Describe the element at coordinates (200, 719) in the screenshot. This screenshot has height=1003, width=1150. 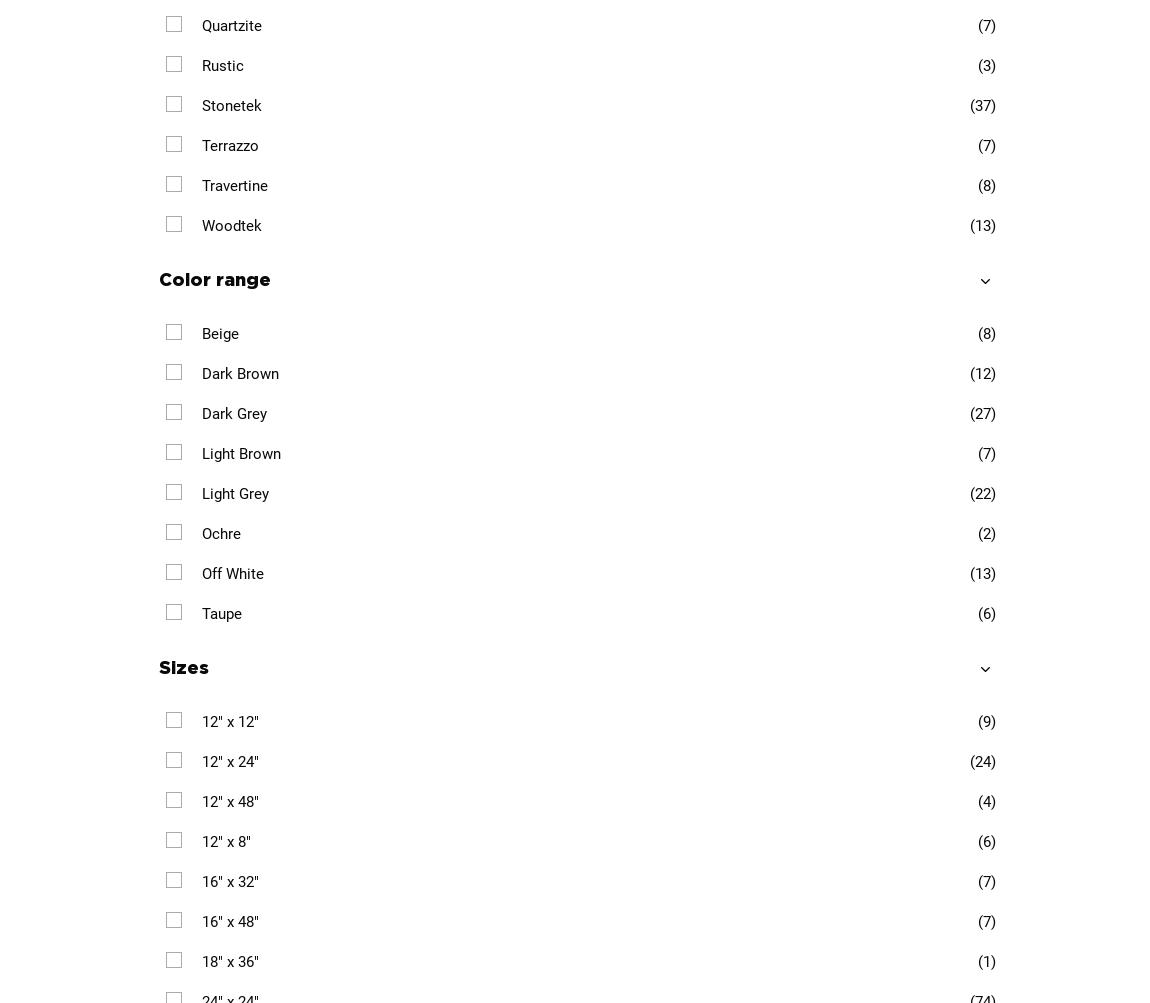
I see `'12" x 12"'` at that location.